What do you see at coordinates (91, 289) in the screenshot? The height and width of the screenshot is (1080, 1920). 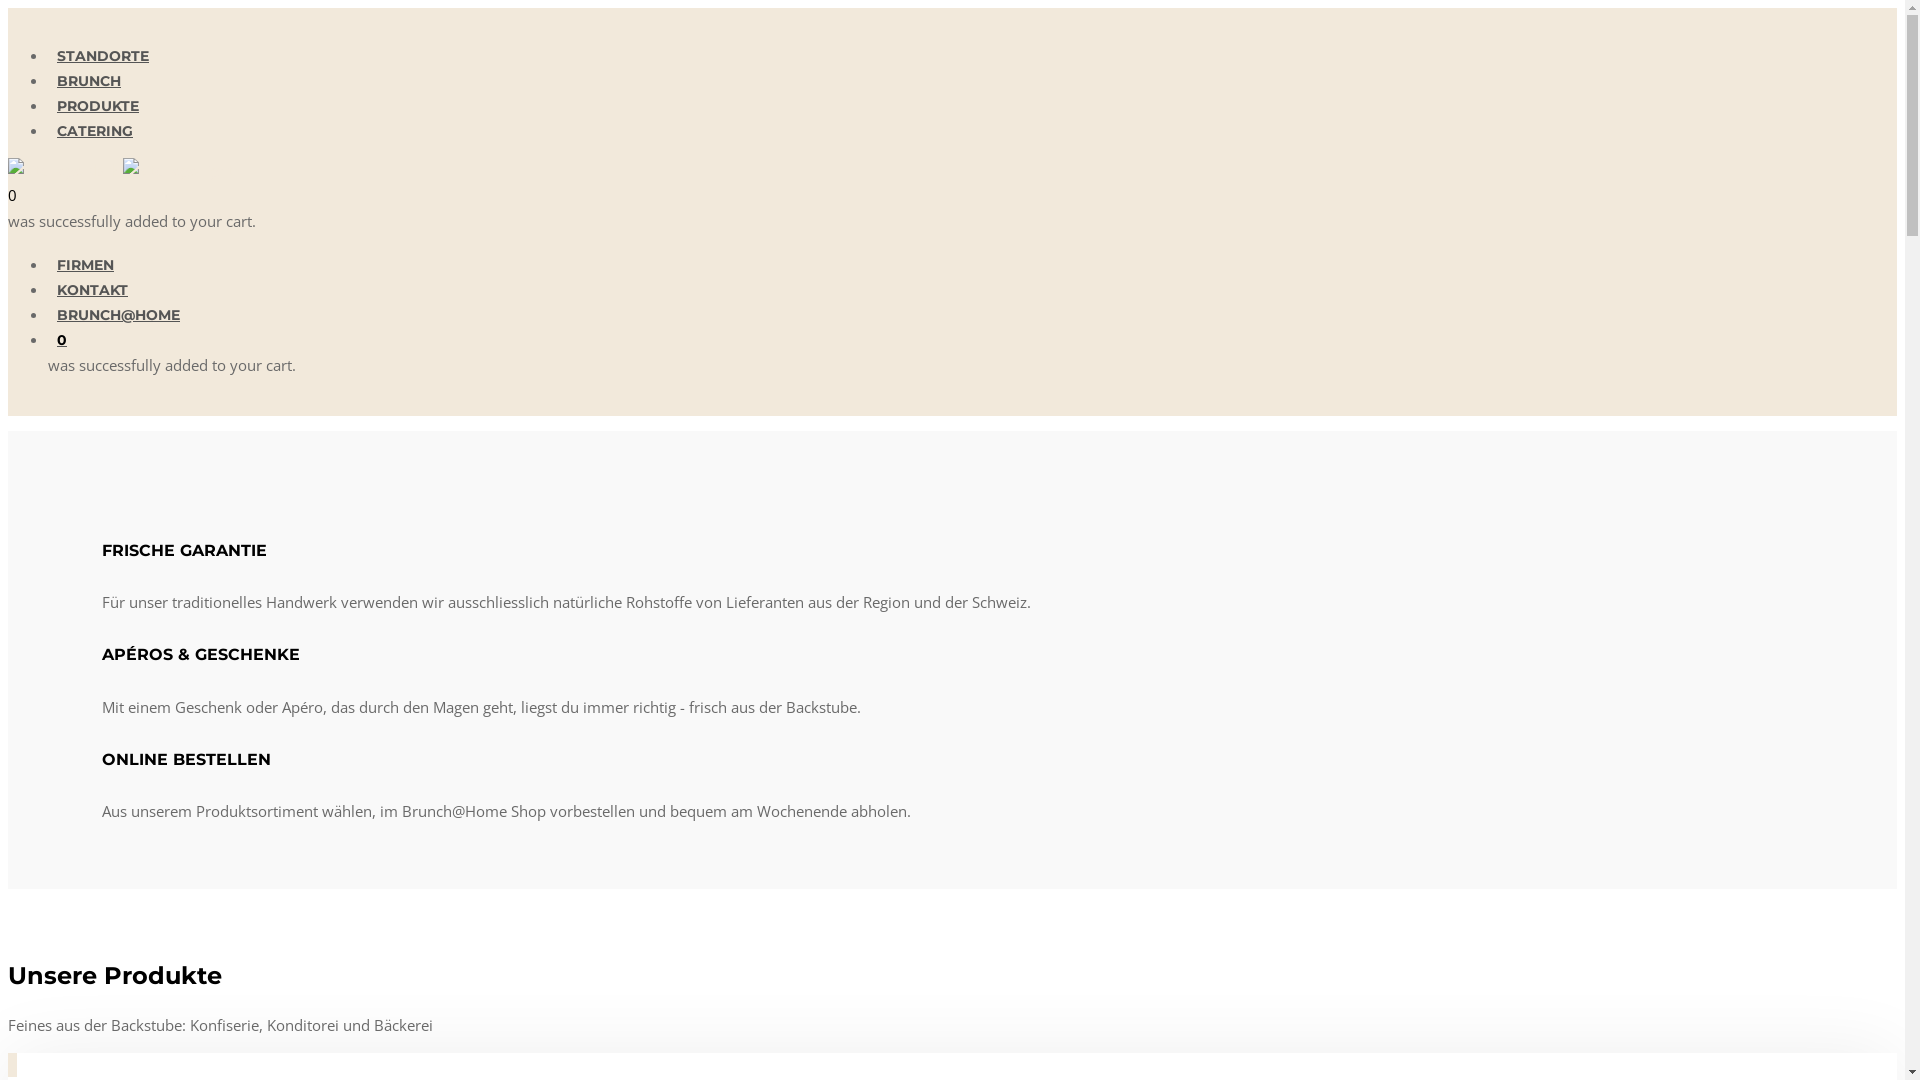 I see `'KONTAKT'` at bounding box center [91, 289].